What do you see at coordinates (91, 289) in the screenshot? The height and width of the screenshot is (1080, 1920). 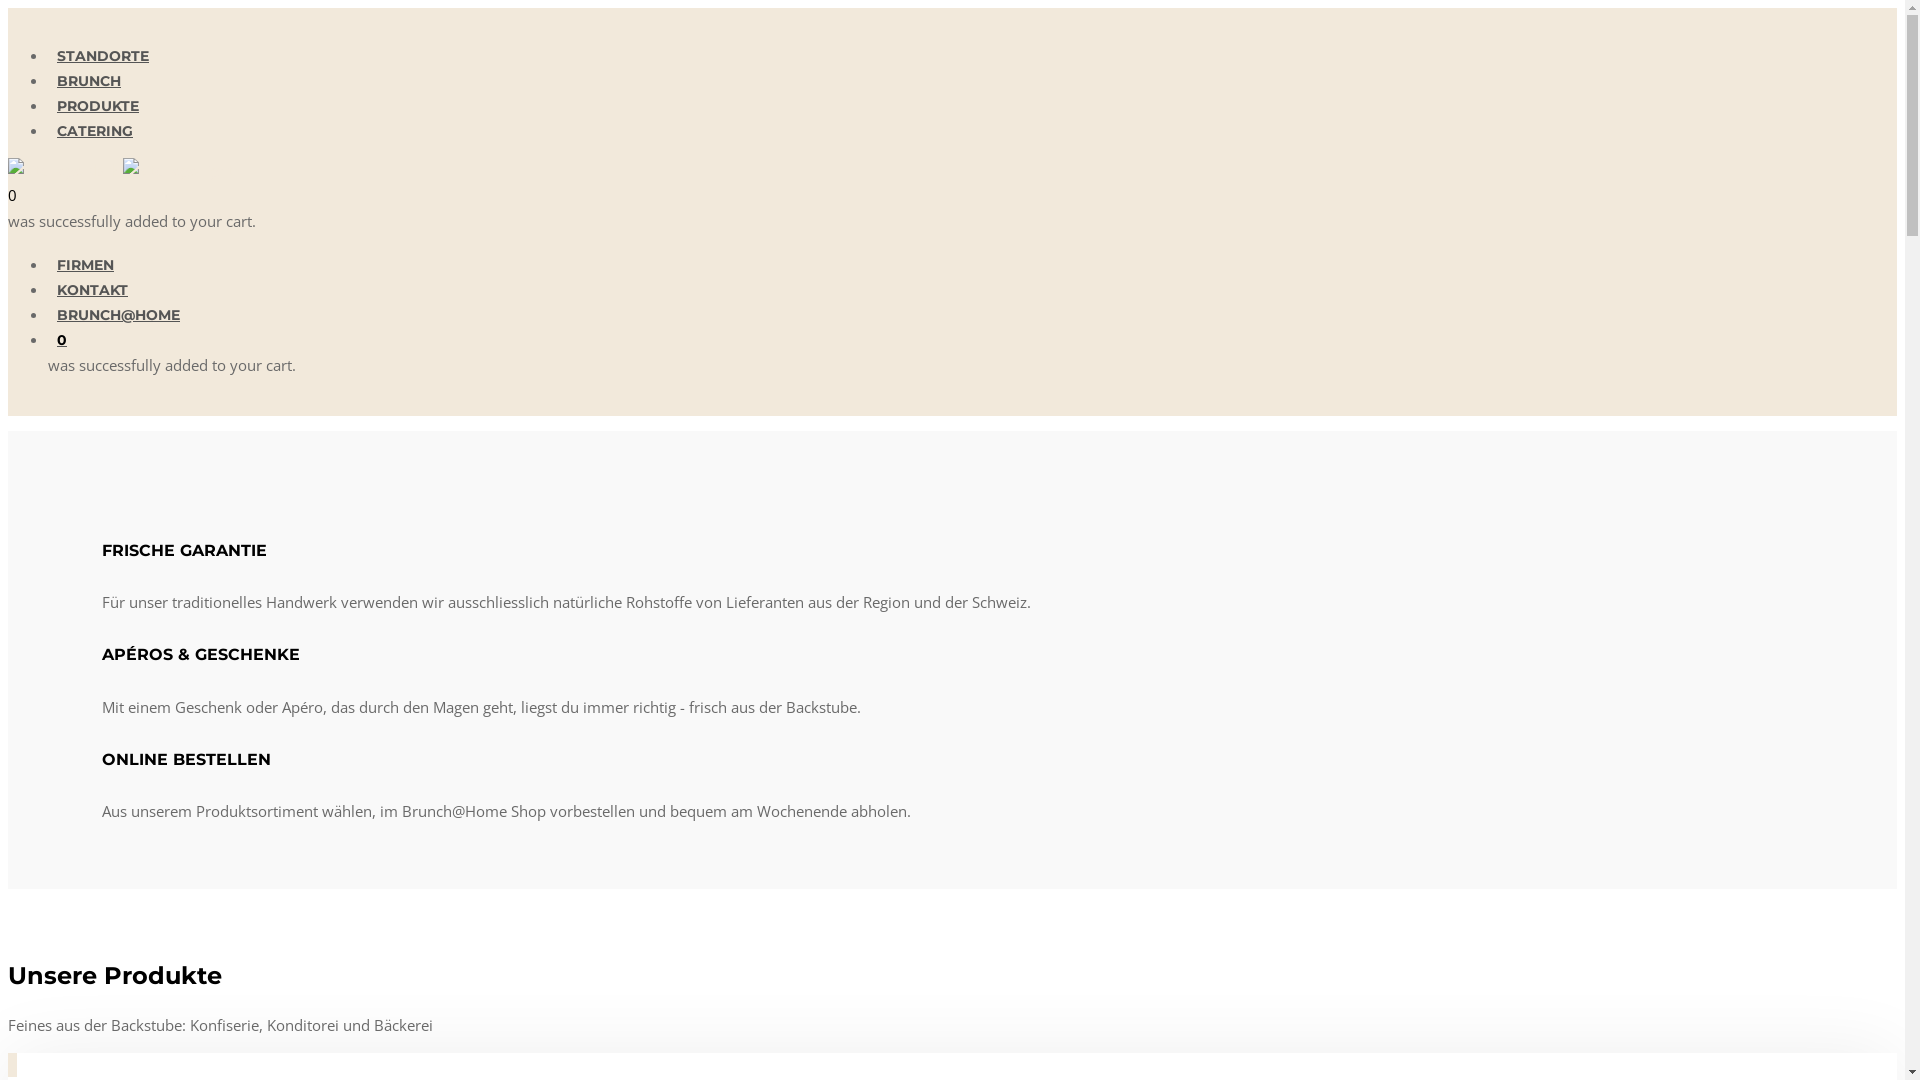 I see `'KONTAKT'` at bounding box center [91, 289].